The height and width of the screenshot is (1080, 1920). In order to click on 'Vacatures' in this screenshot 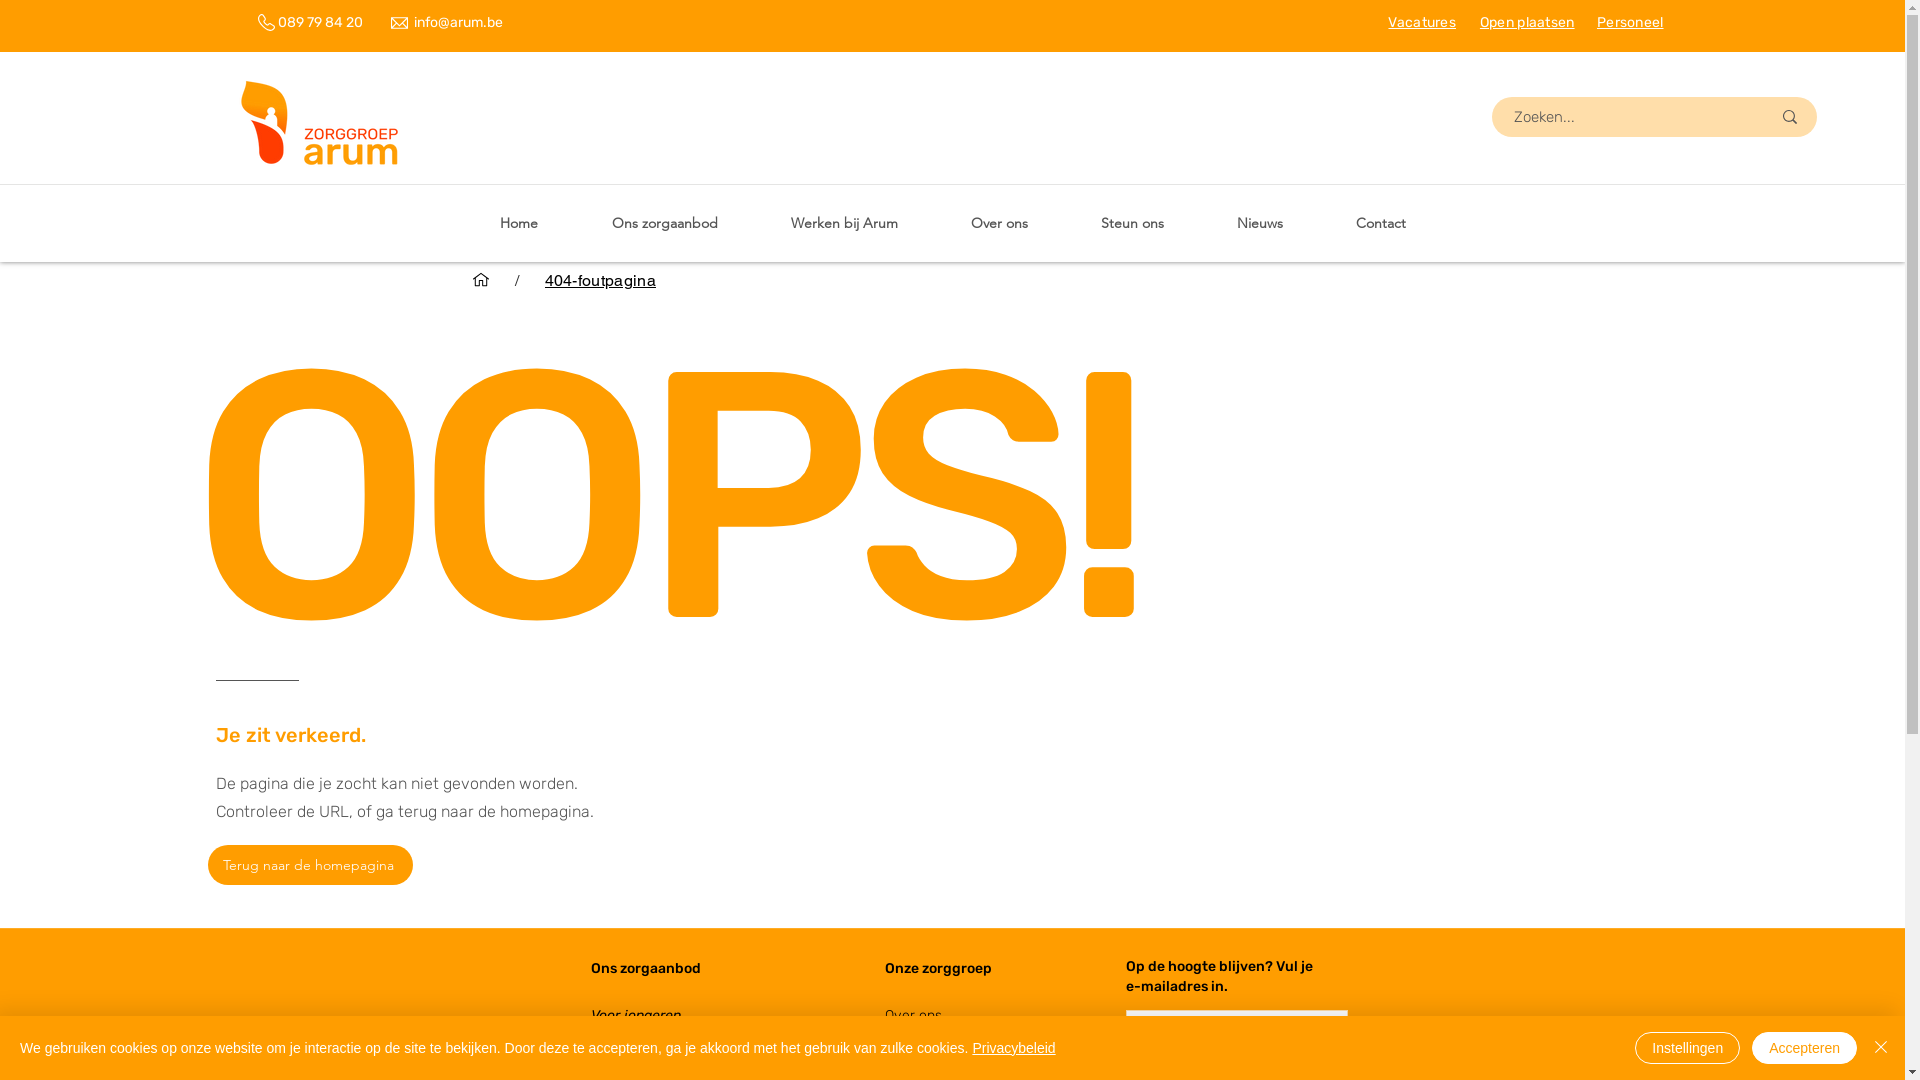, I will do `click(1420, 22)`.